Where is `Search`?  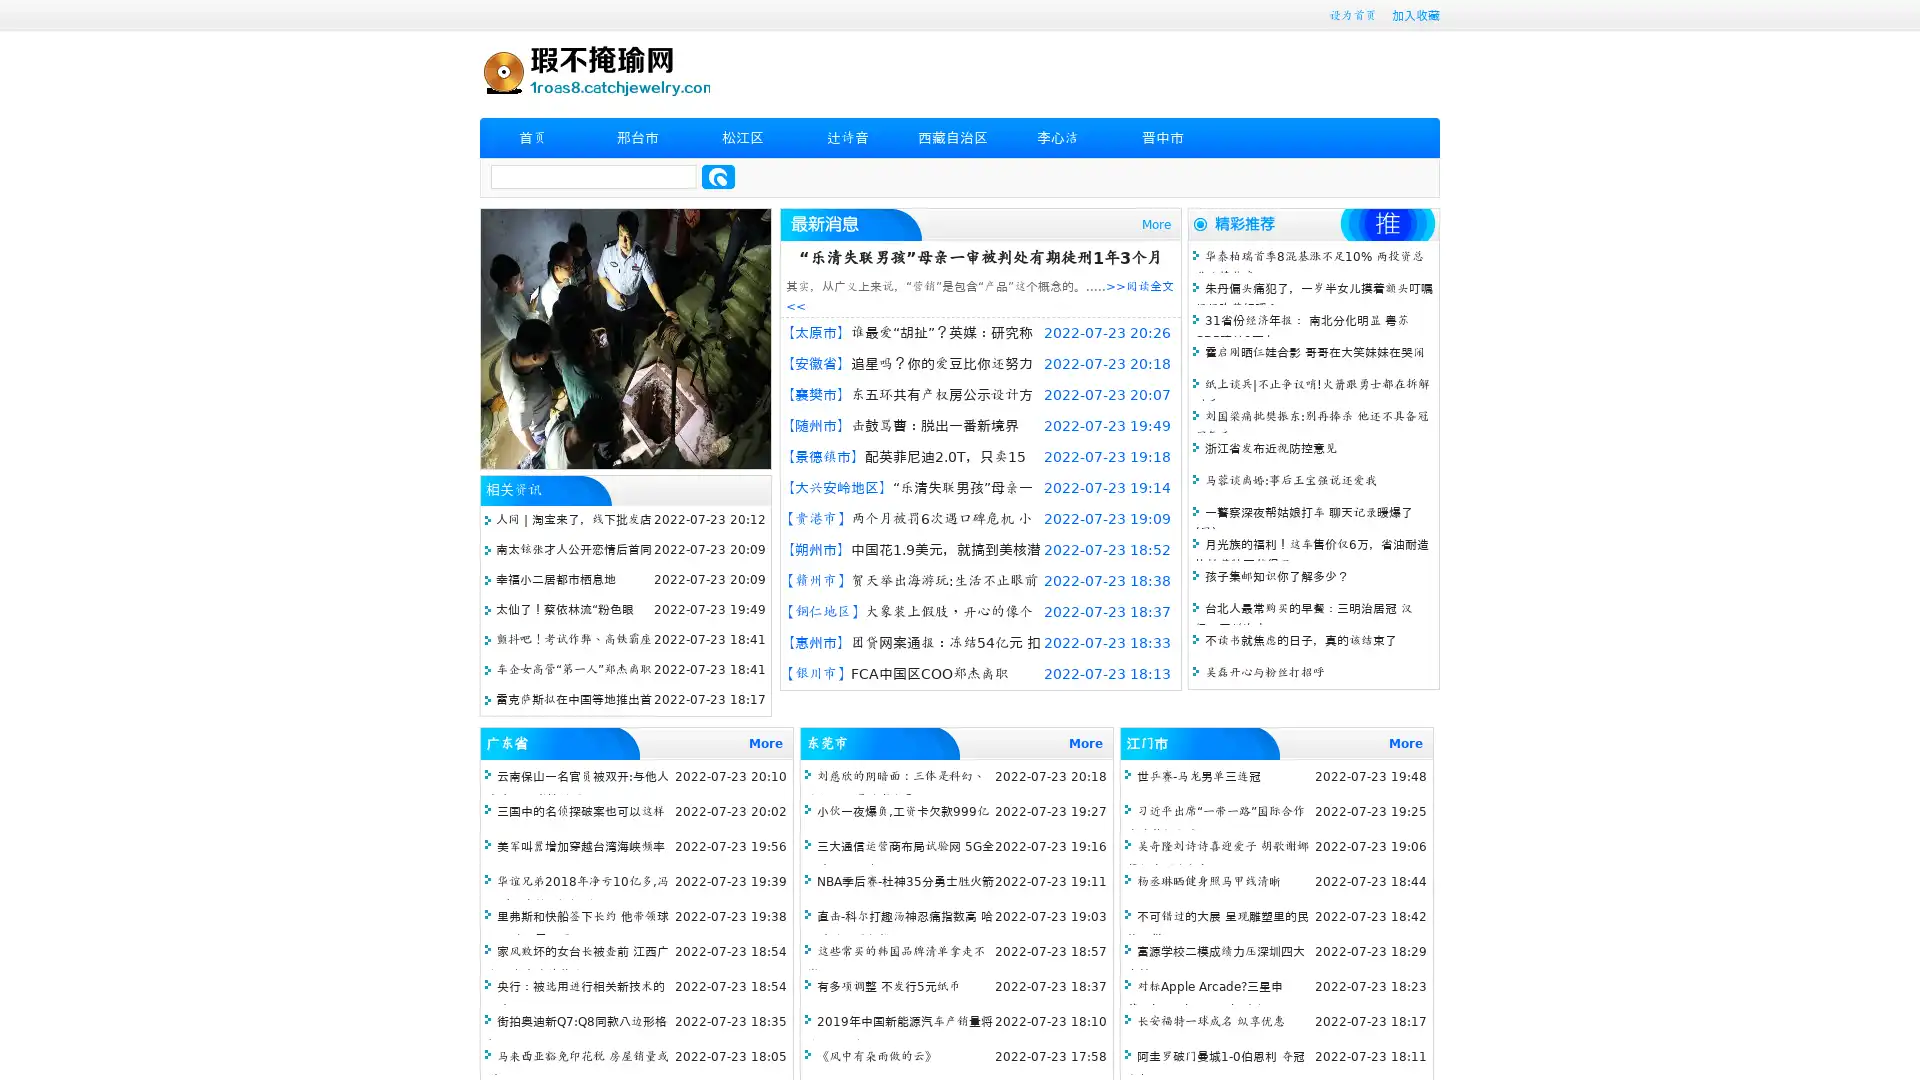 Search is located at coordinates (718, 176).